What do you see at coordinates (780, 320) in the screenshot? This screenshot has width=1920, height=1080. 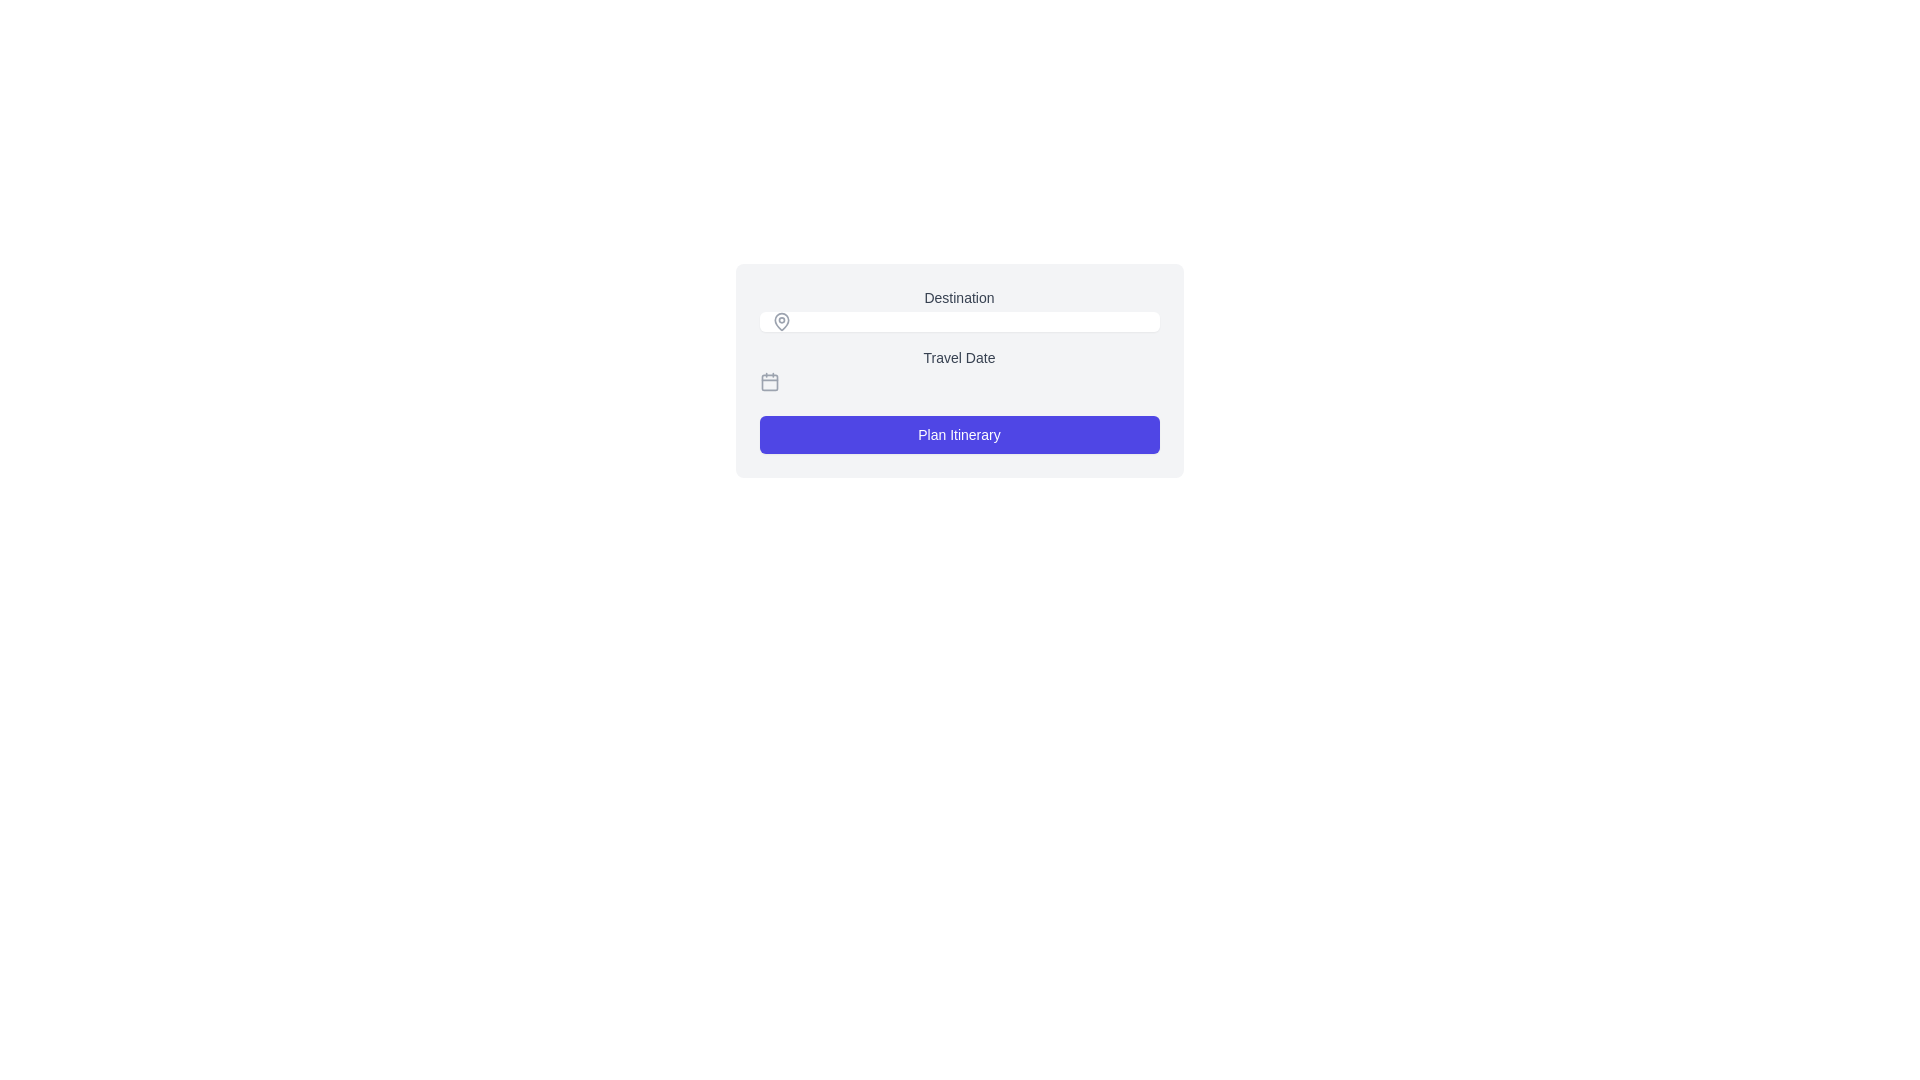 I see `the location icon graphic situated on the left side of the 'Destination' input field in the form-style interface` at bounding box center [780, 320].